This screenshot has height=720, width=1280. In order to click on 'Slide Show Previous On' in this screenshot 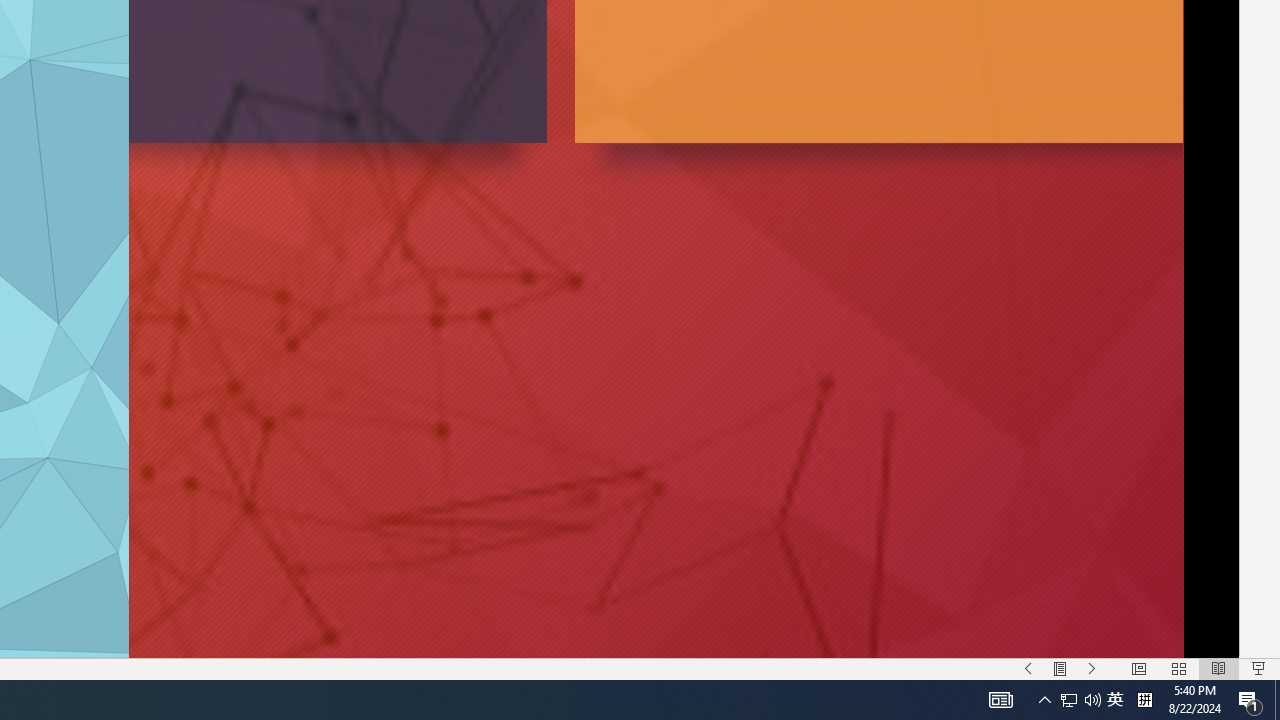, I will do `click(1028, 669)`.